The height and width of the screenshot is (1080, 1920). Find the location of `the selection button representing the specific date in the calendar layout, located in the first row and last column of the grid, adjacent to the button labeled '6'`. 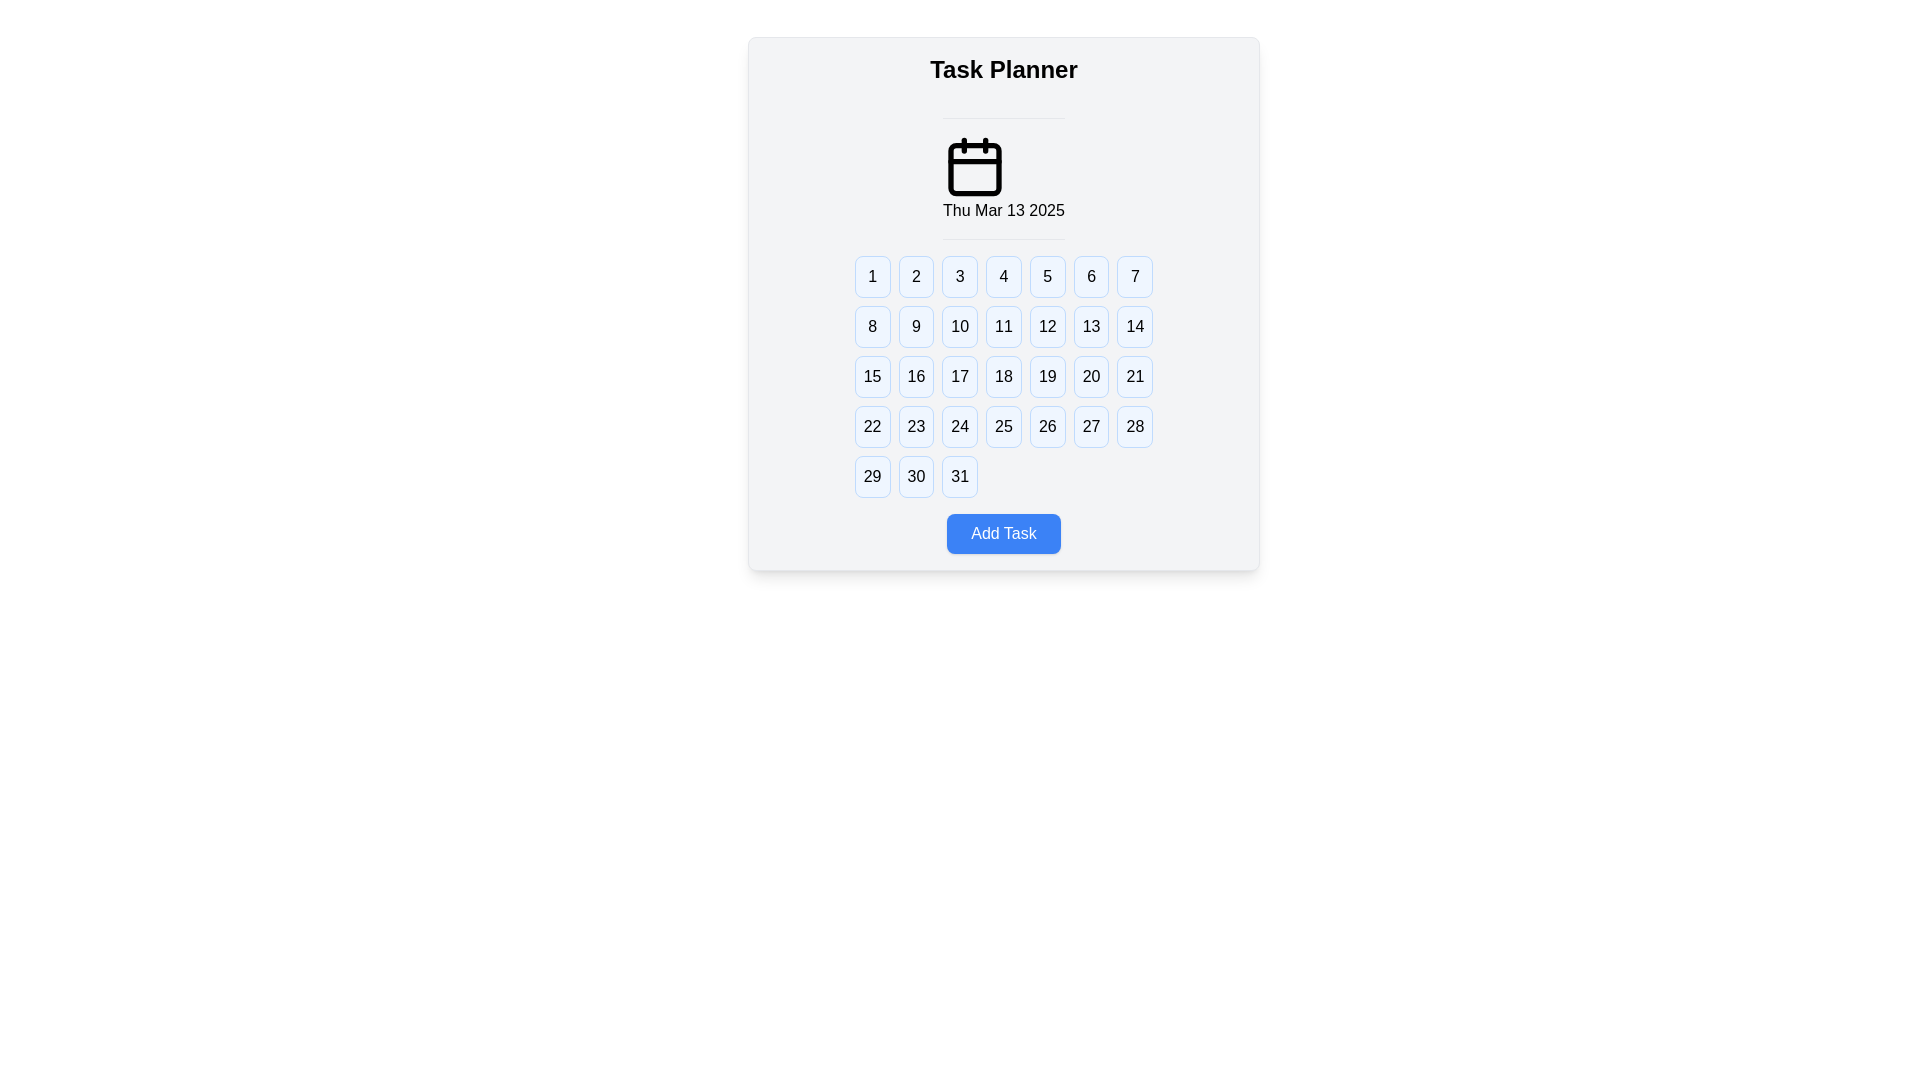

the selection button representing the specific date in the calendar layout, located in the first row and last column of the grid, adjacent to the button labeled '6' is located at coordinates (1135, 277).